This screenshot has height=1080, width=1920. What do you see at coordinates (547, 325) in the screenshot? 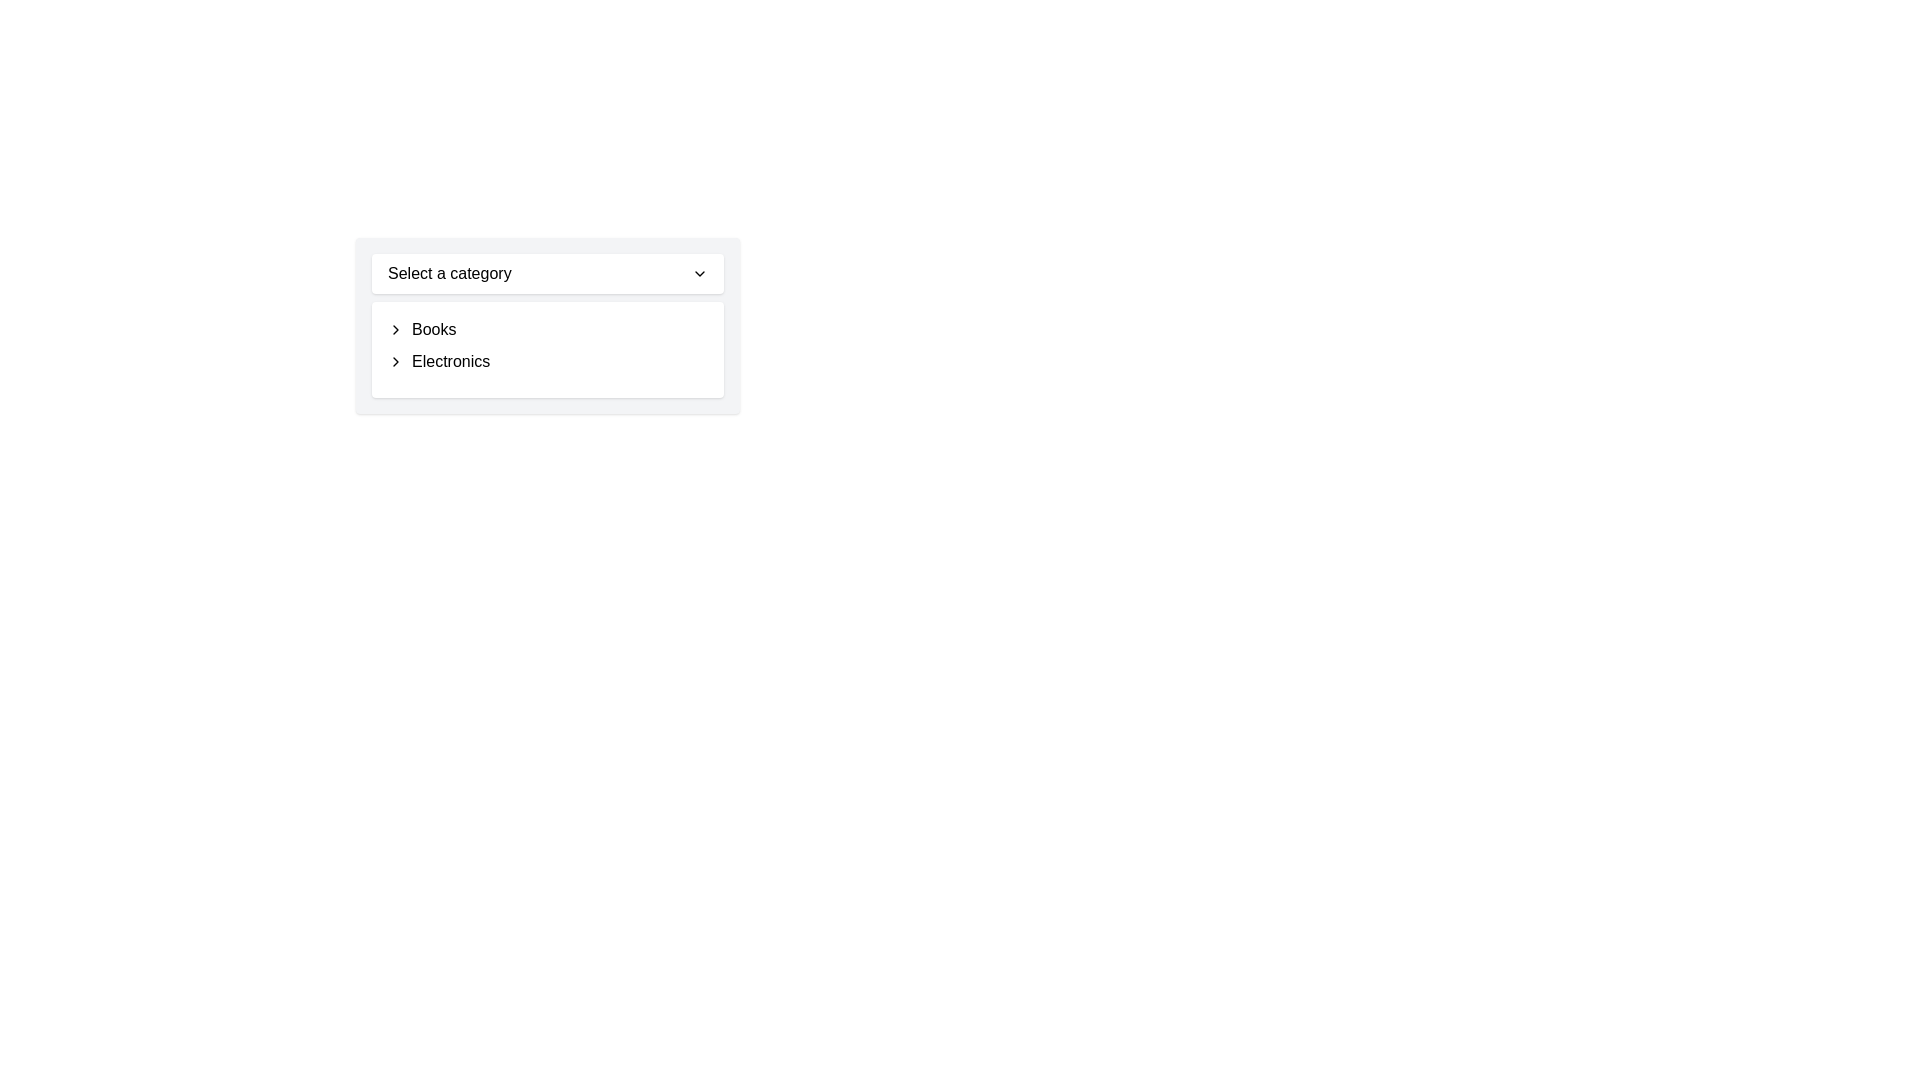
I see `an item from the dropdown menu labeled 'Select a category' by clicking on it` at bounding box center [547, 325].